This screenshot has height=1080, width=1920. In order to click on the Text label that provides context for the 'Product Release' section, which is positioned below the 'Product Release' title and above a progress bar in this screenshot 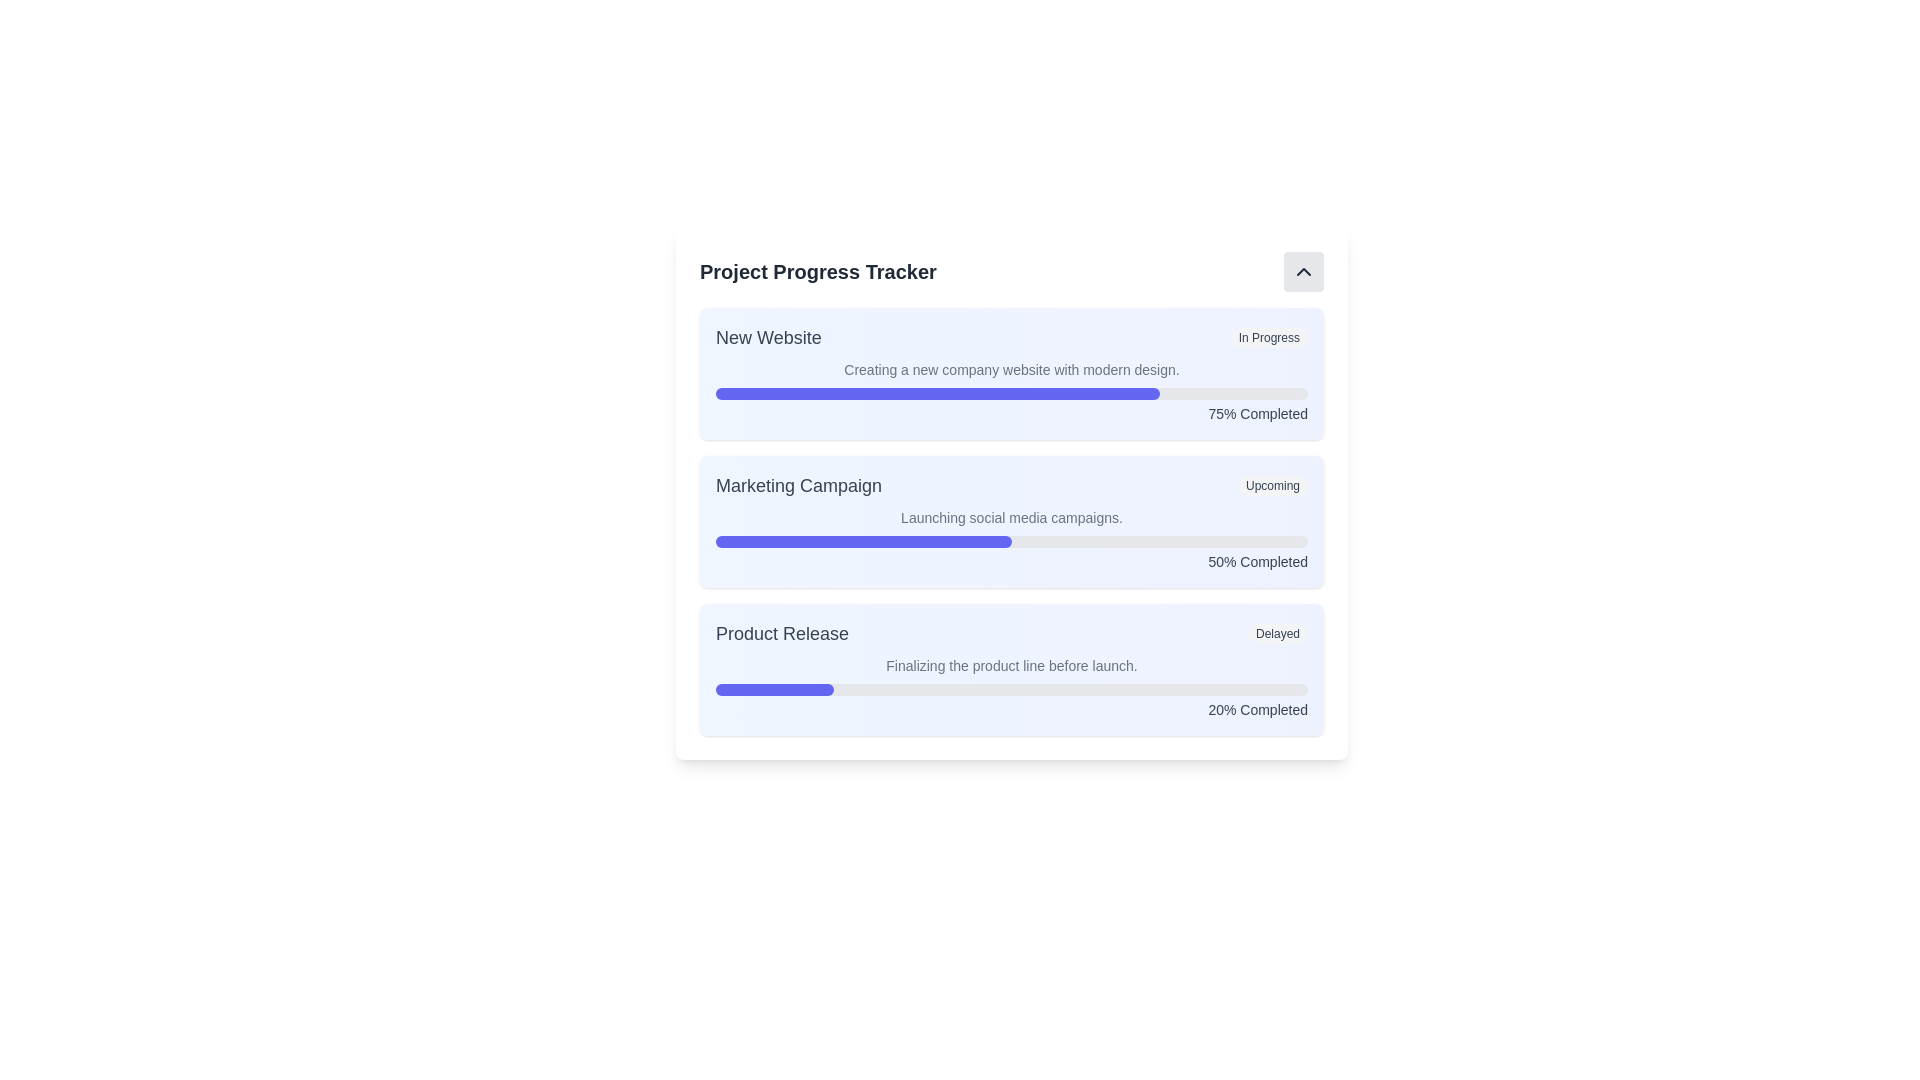, I will do `click(1012, 666)`.